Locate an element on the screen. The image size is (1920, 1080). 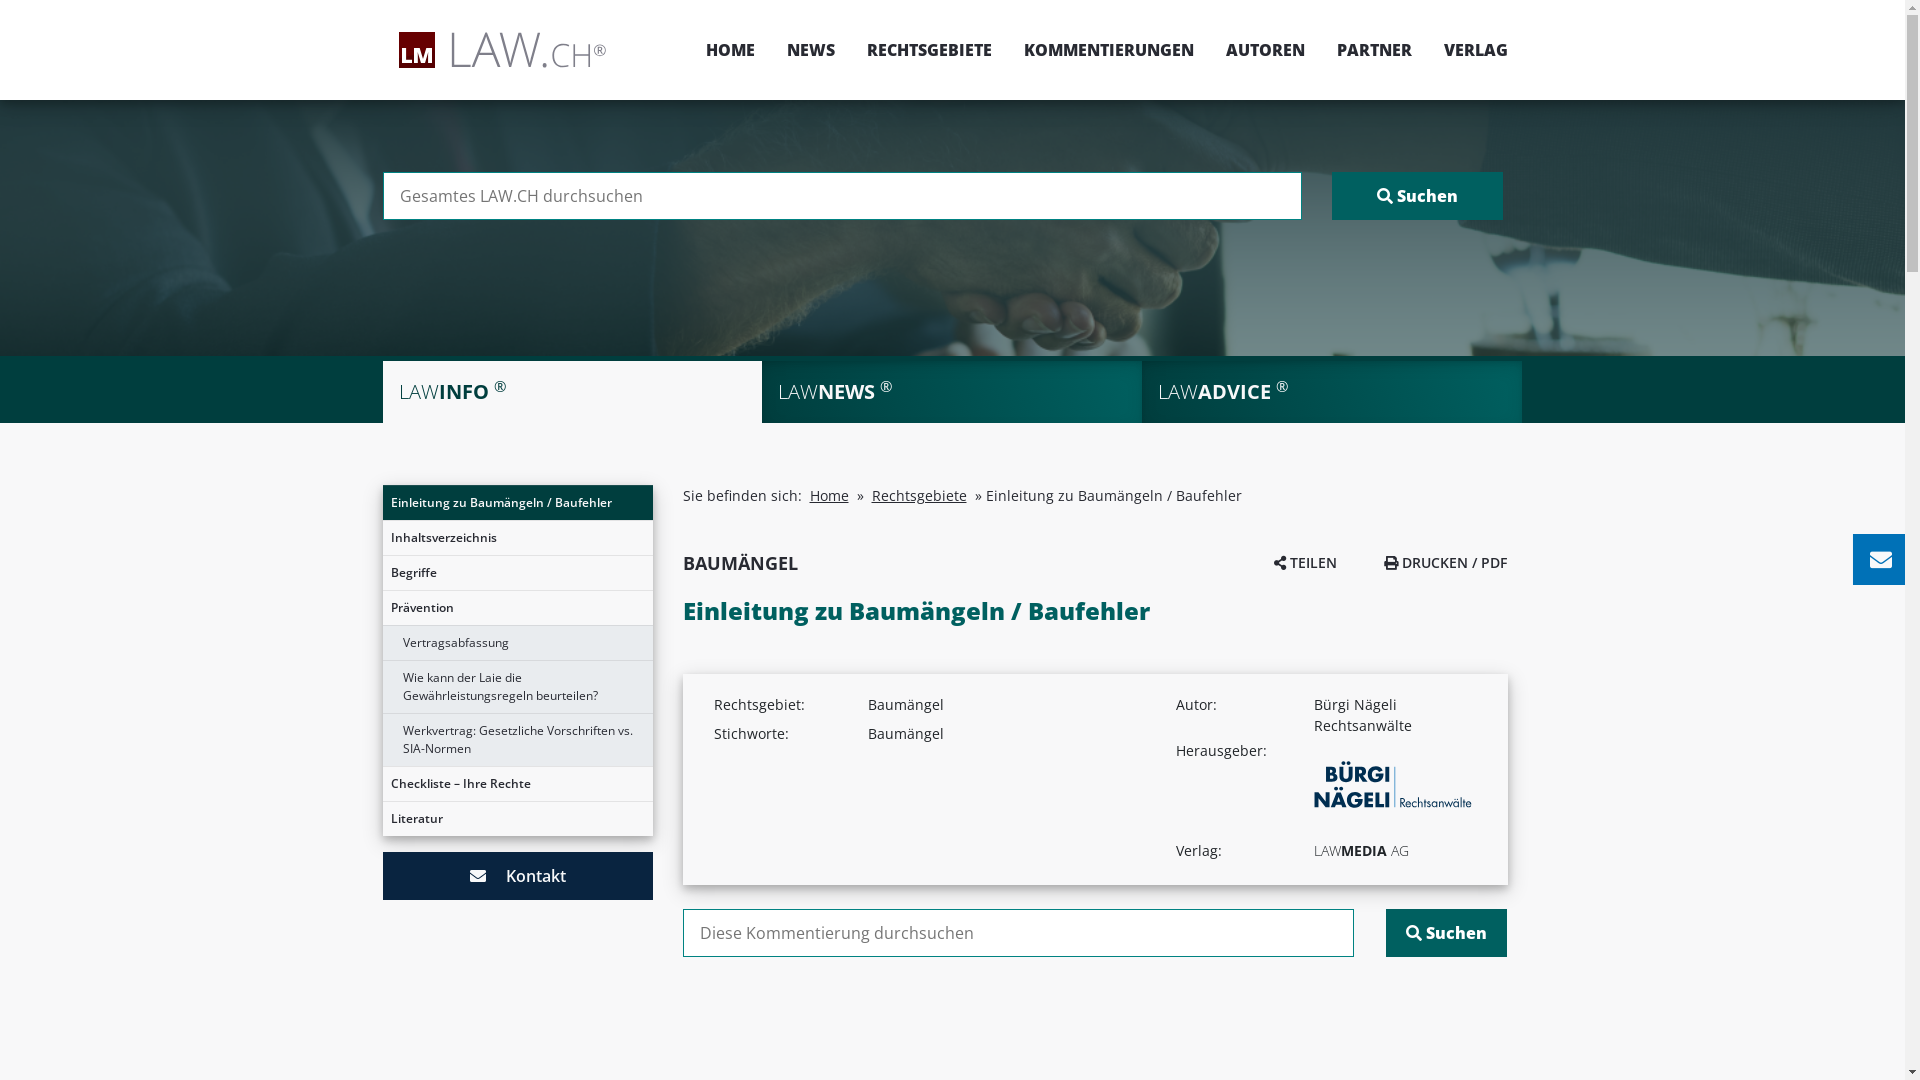
'Home' is located at coordinates (810, 495).